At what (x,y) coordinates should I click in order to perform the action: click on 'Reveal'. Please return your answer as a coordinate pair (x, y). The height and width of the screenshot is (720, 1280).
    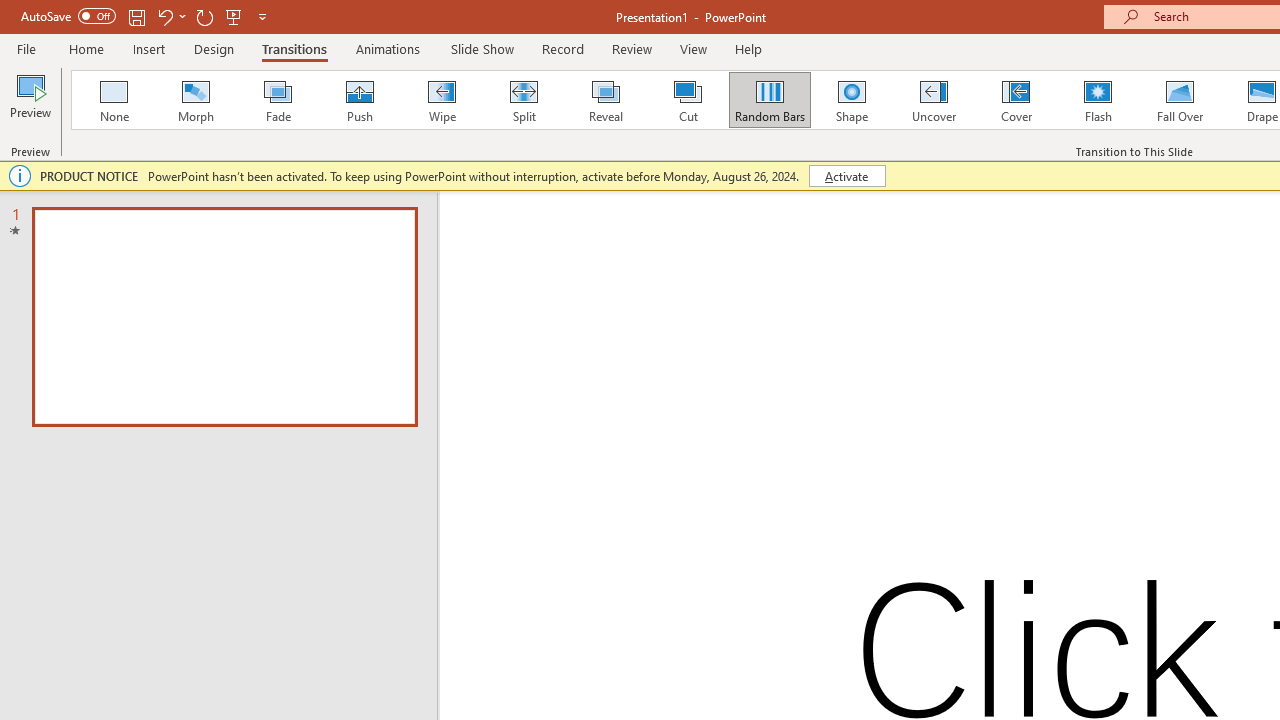
    Looking at the image, I should click on (604, 100).